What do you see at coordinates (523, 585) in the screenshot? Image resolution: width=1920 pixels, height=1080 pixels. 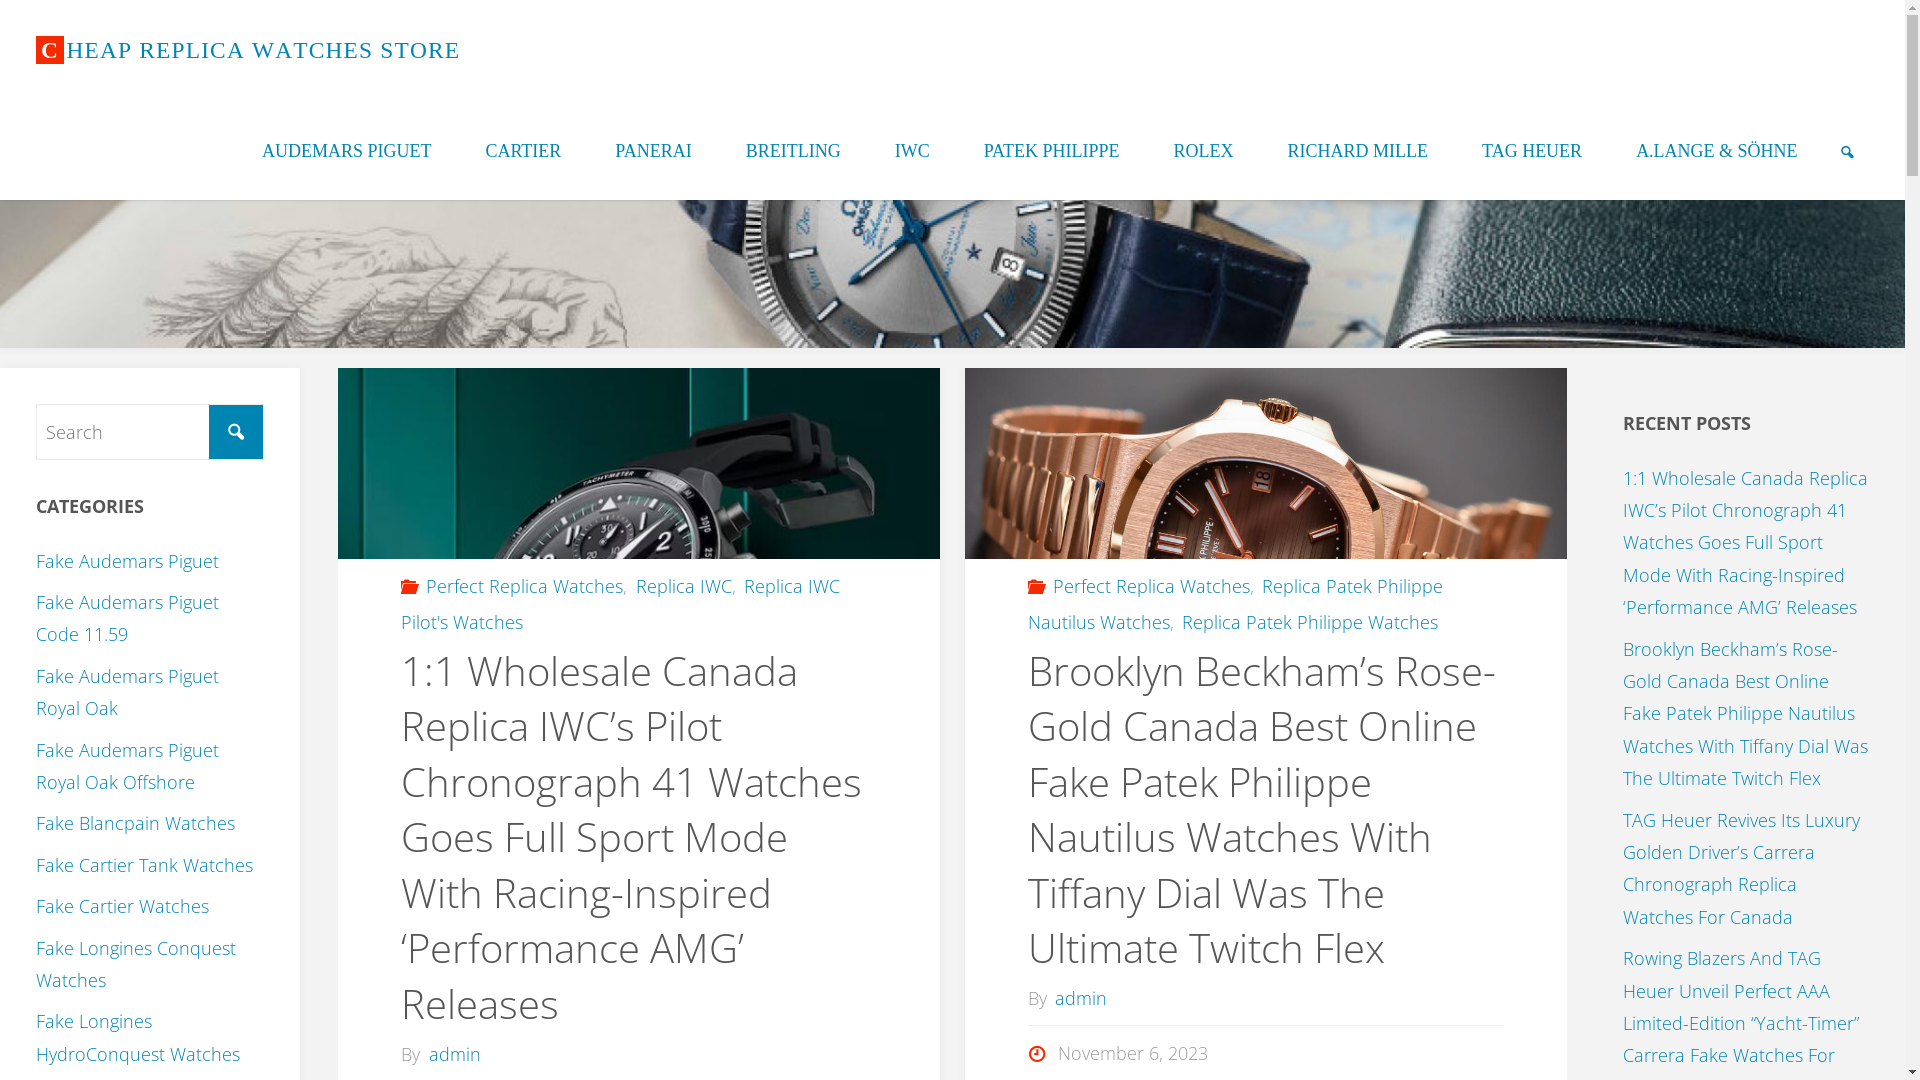 I see `'Perfect Replica Watches'` at bounding box center [523, 585].